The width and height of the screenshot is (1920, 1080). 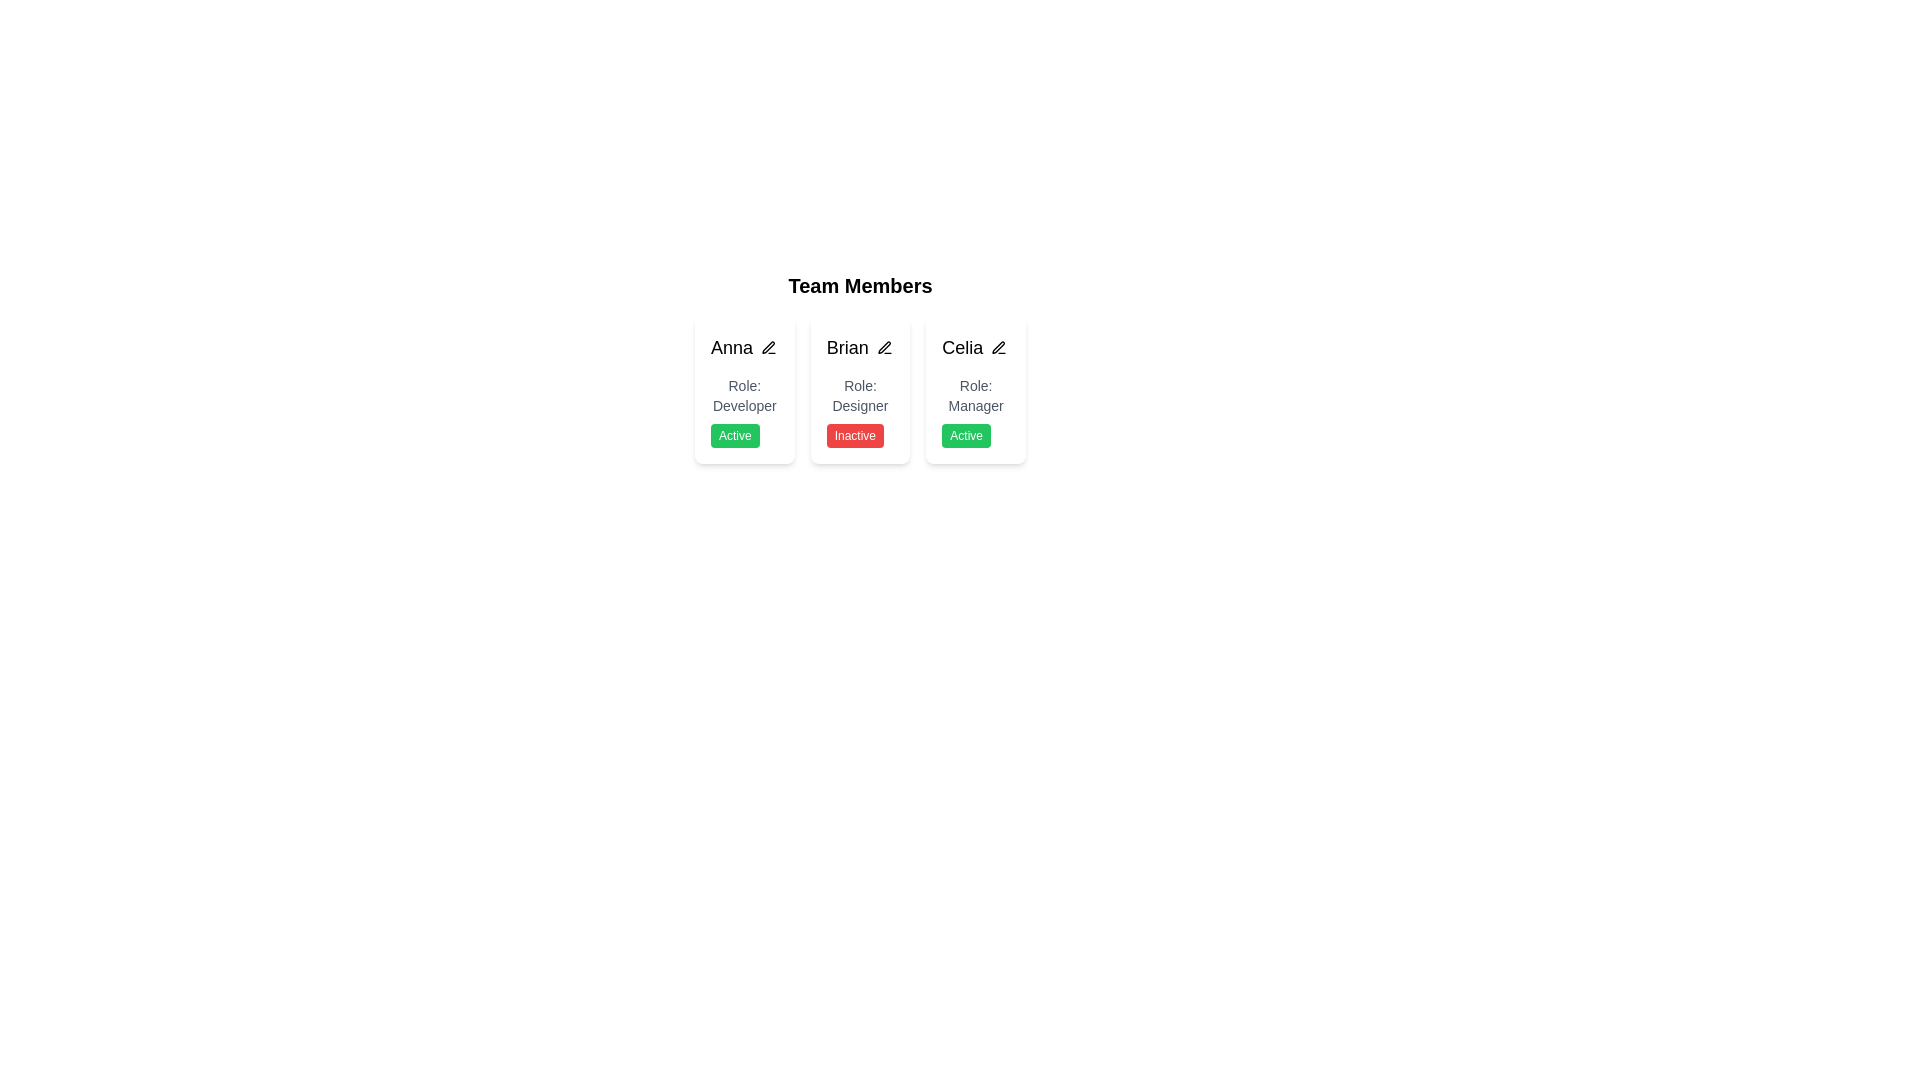 What do you see at coordinates (860, 396) in the screenshot?
I see `the Text Label indicating the role designation 'Designer' associated with 'Brian', located below 'Brian' and above the badge 'Inactive' in the 'Team Members' section` at bounding box center [860, 396].